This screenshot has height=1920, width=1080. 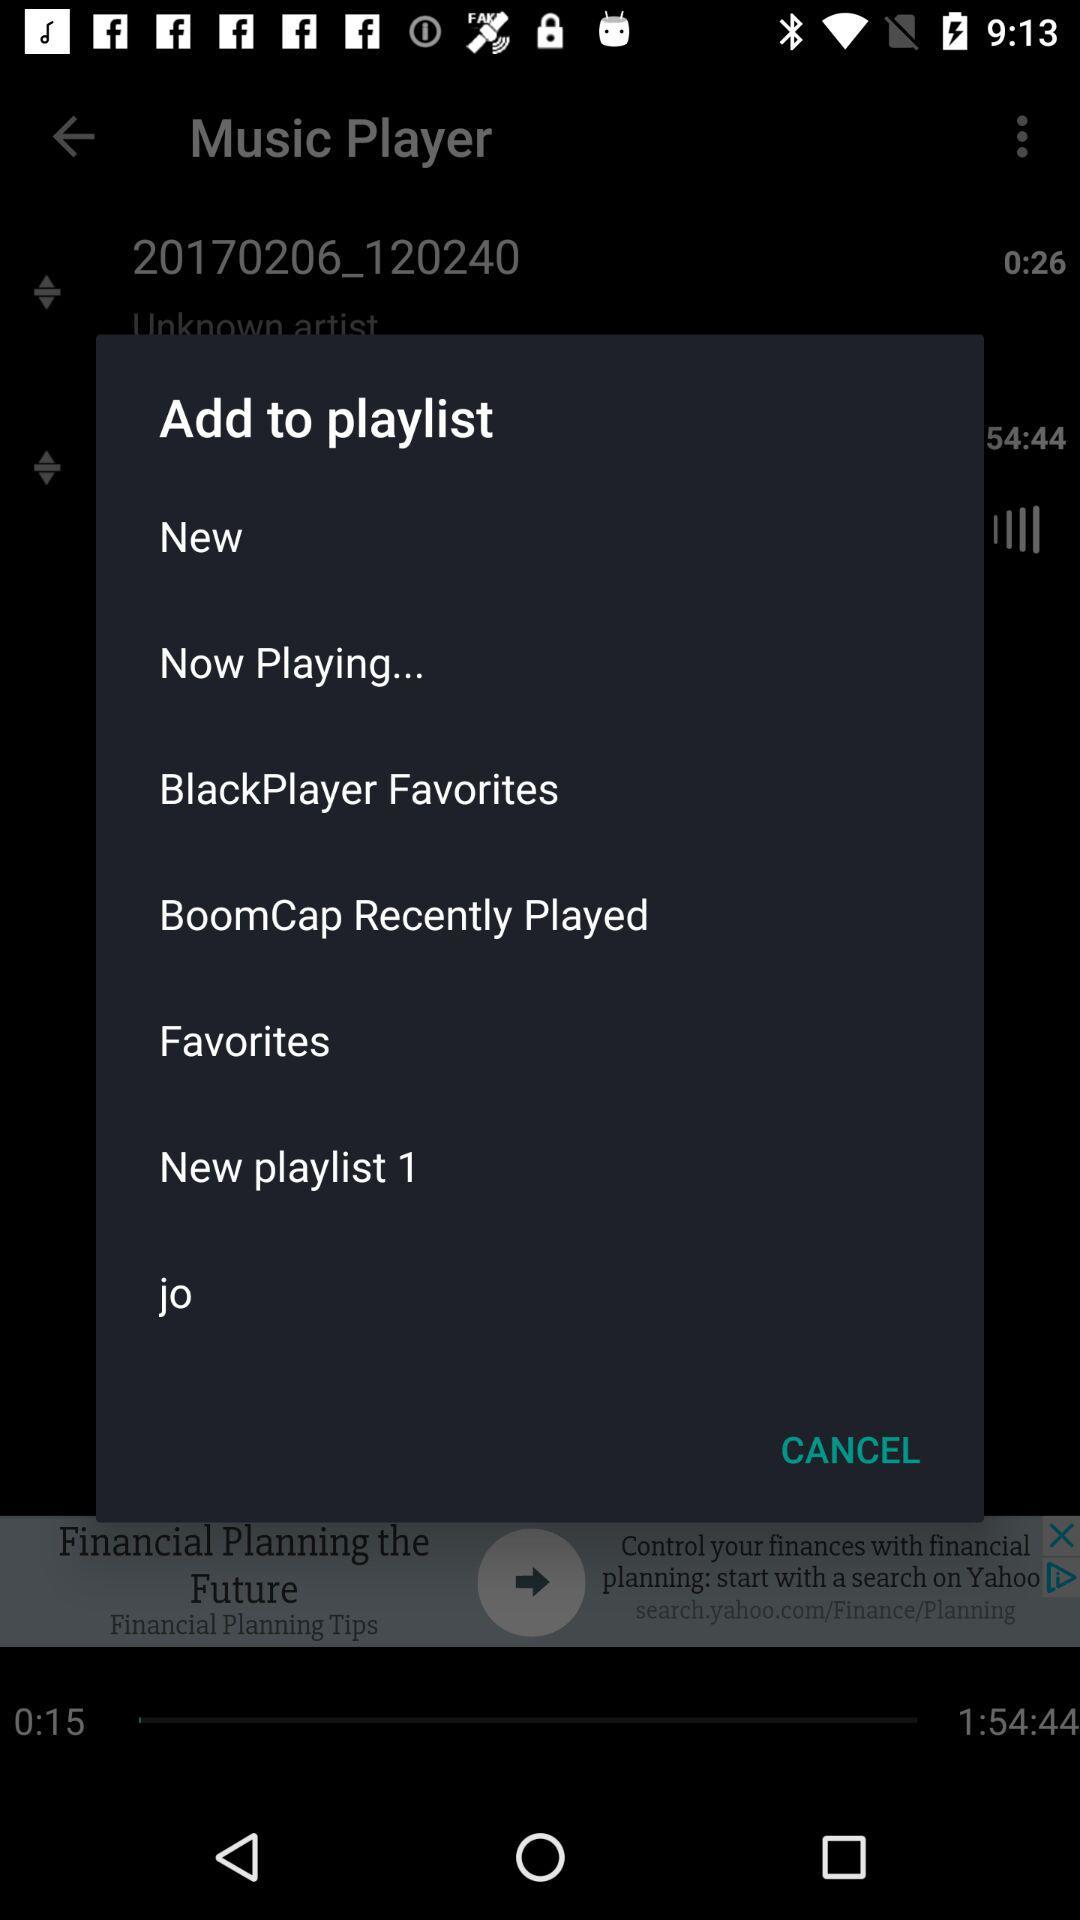 I want to click on item below the favorites item, so click(x=540, y=1165).